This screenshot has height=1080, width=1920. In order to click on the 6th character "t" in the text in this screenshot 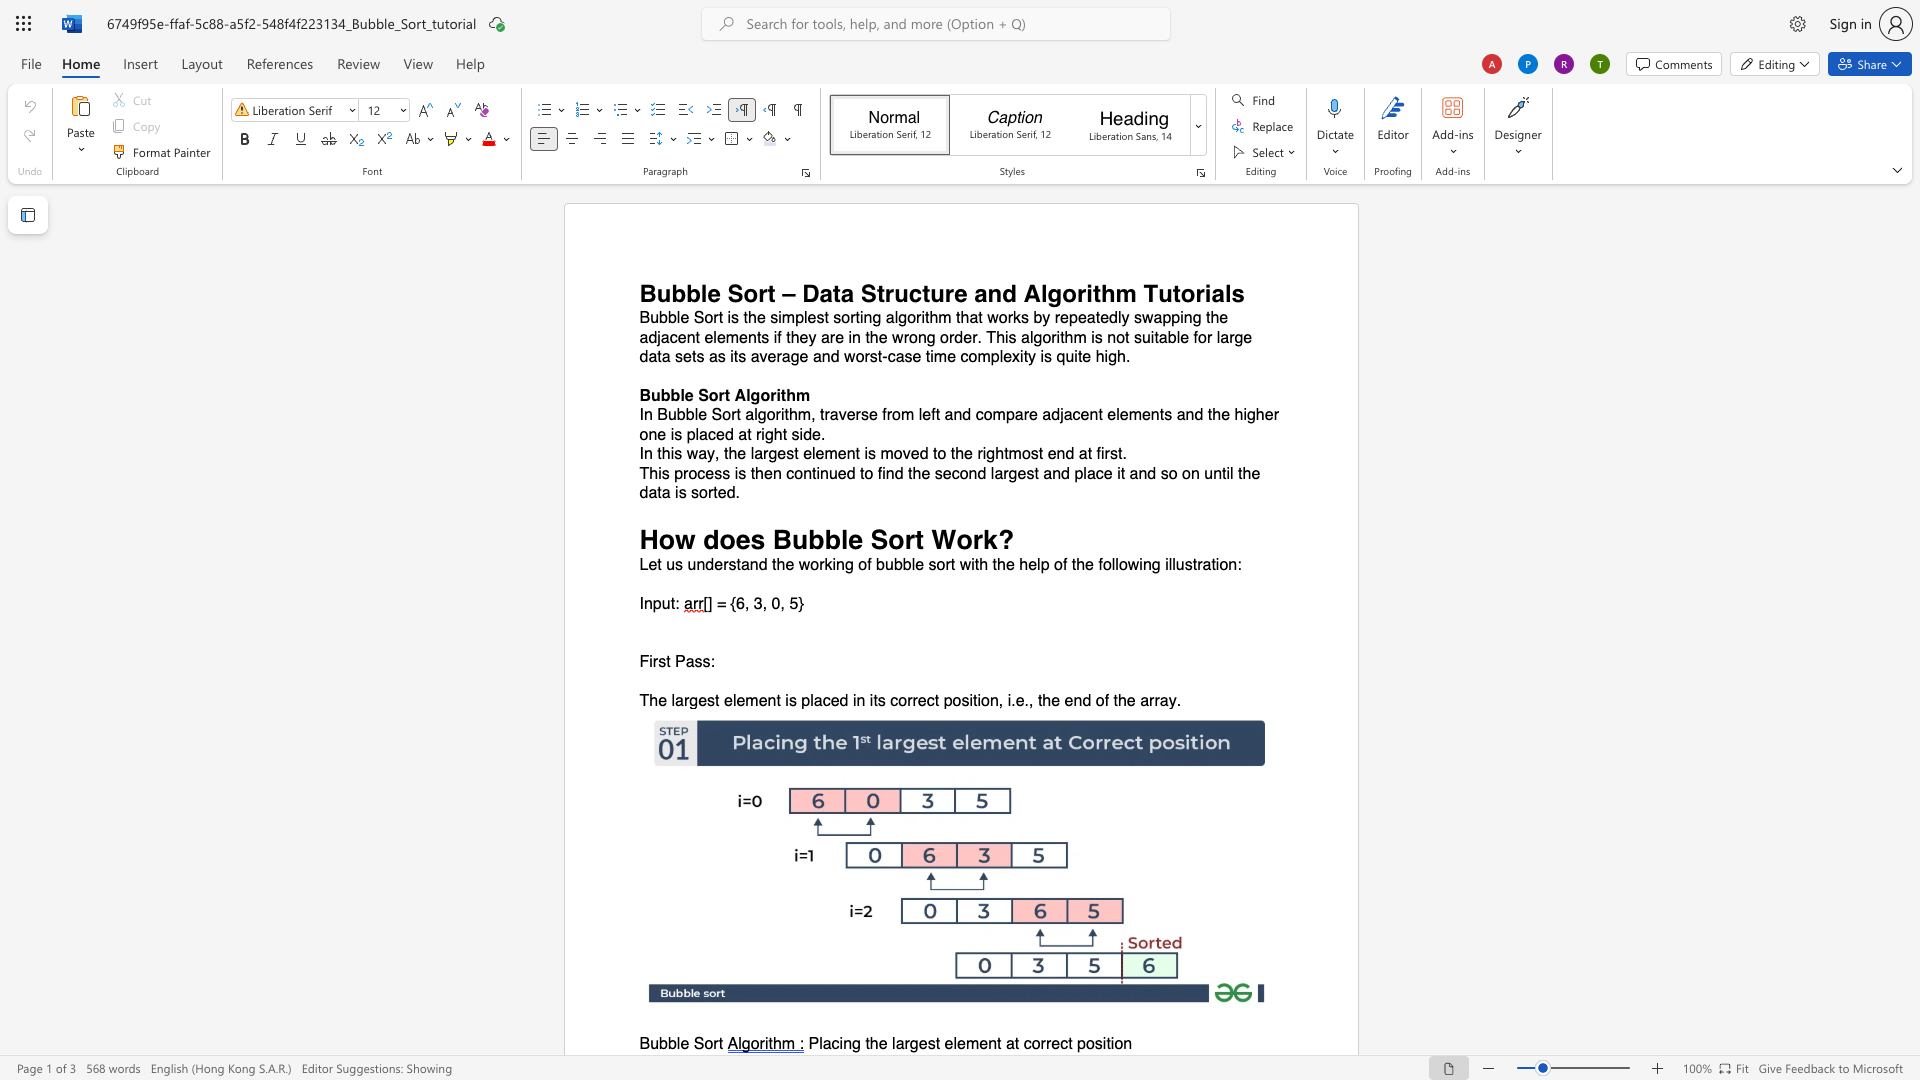, I will do `click(1122, 473)`.